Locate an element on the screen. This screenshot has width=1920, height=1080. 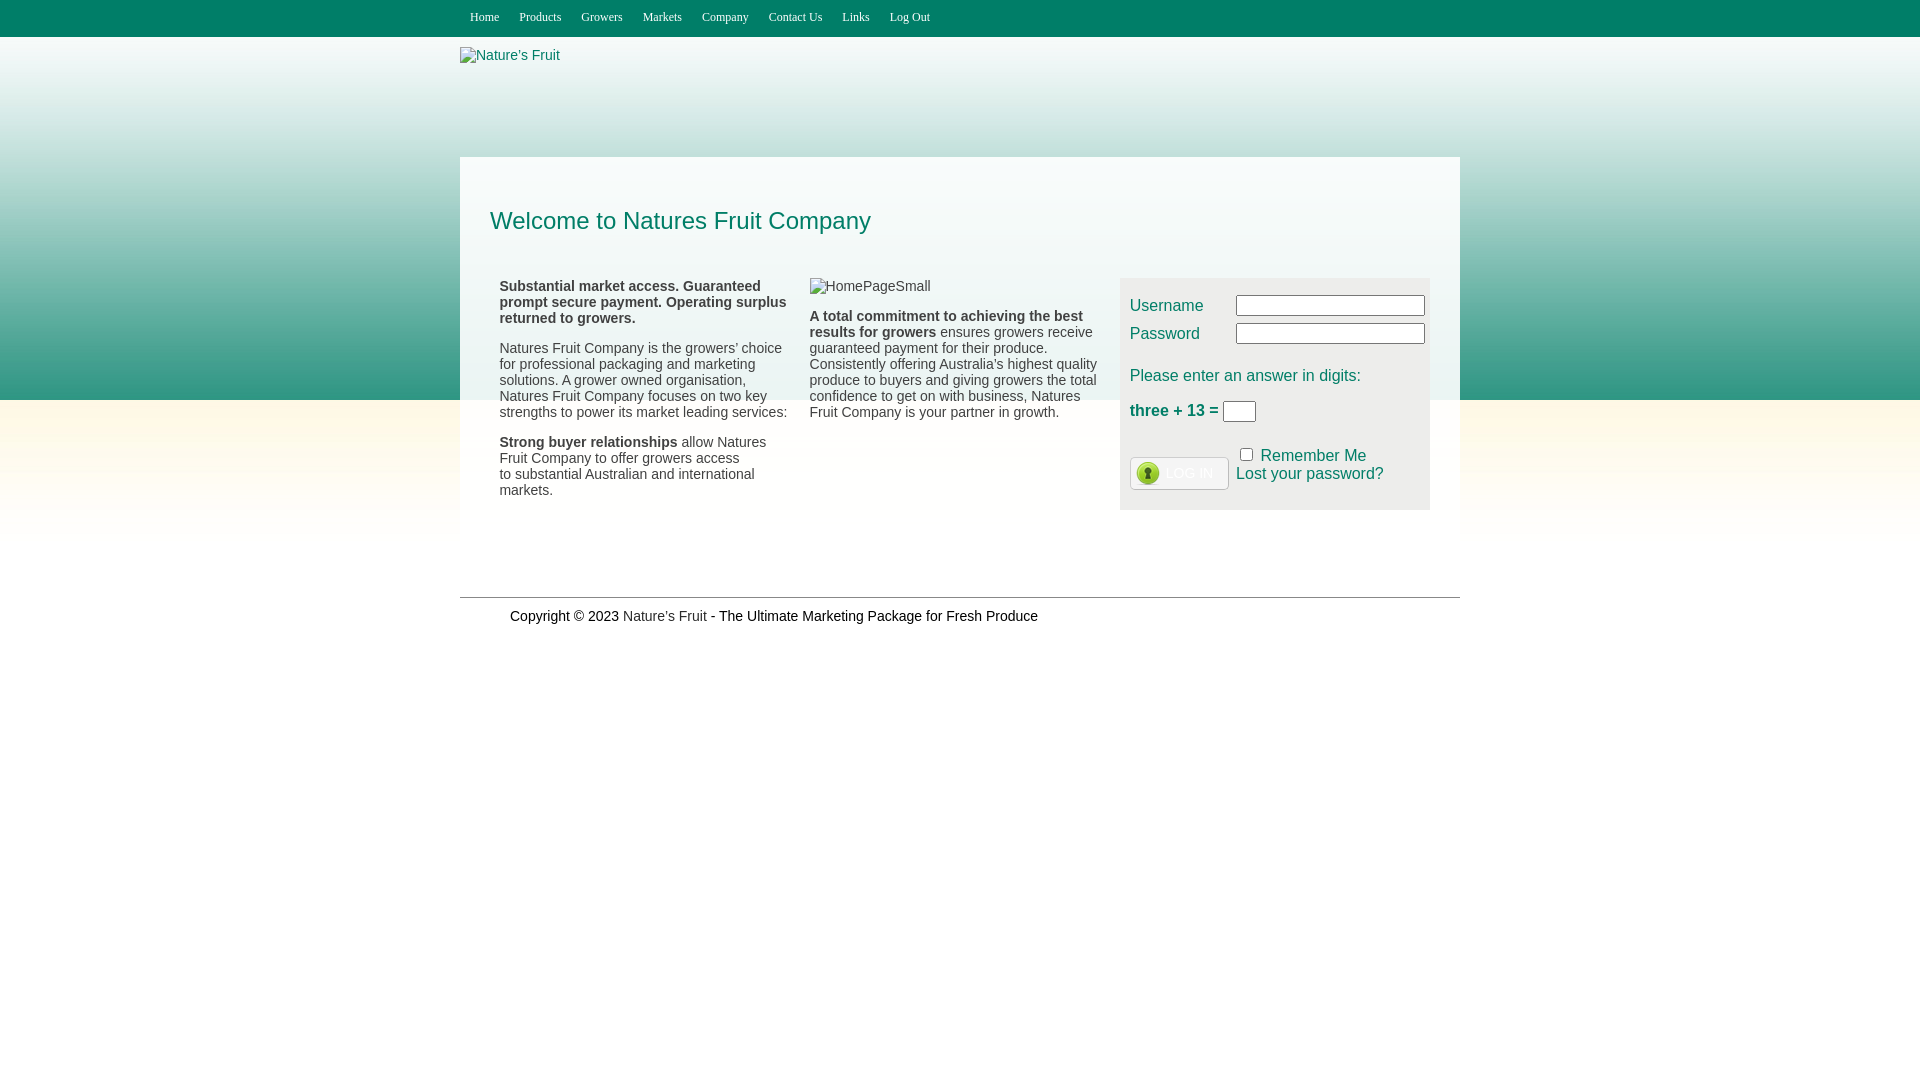
'Contact Us' is located at coordinates (795, 17).